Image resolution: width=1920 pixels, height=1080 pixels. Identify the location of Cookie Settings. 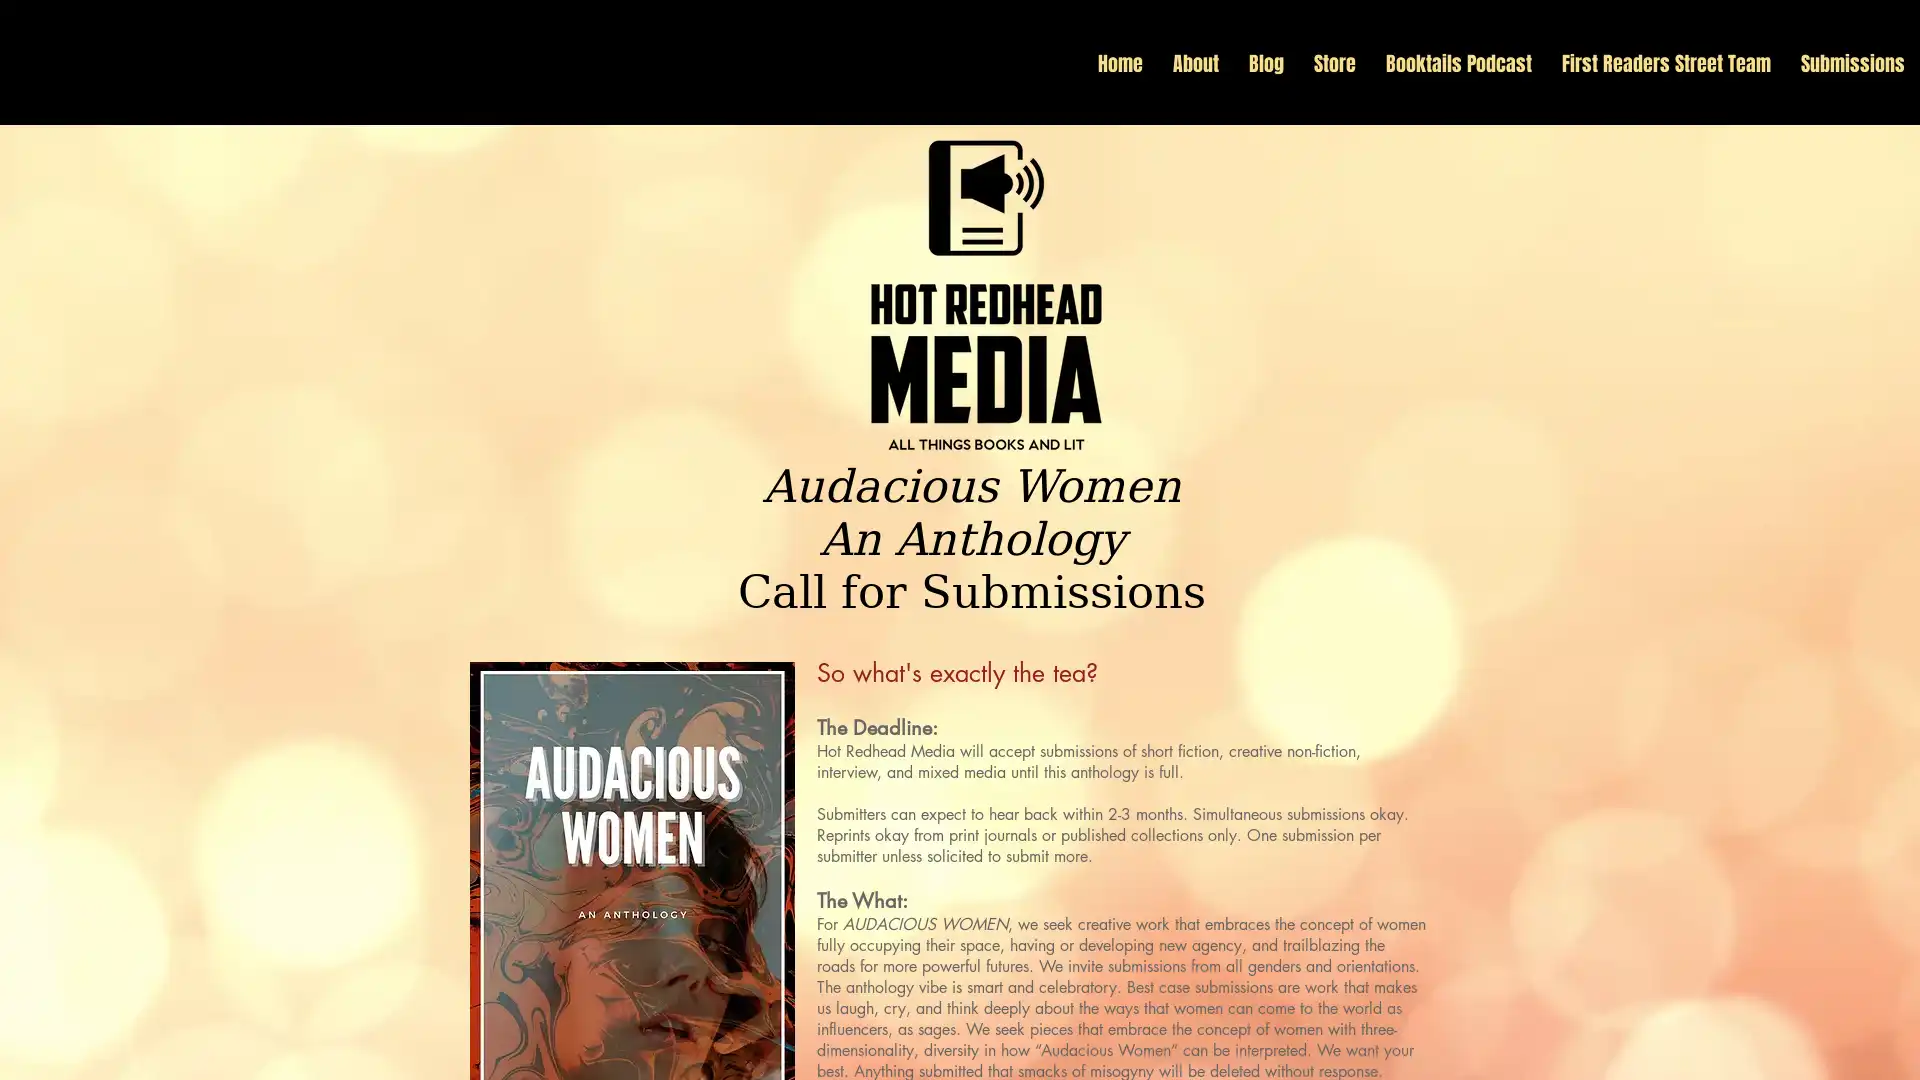
(1703, 1044).